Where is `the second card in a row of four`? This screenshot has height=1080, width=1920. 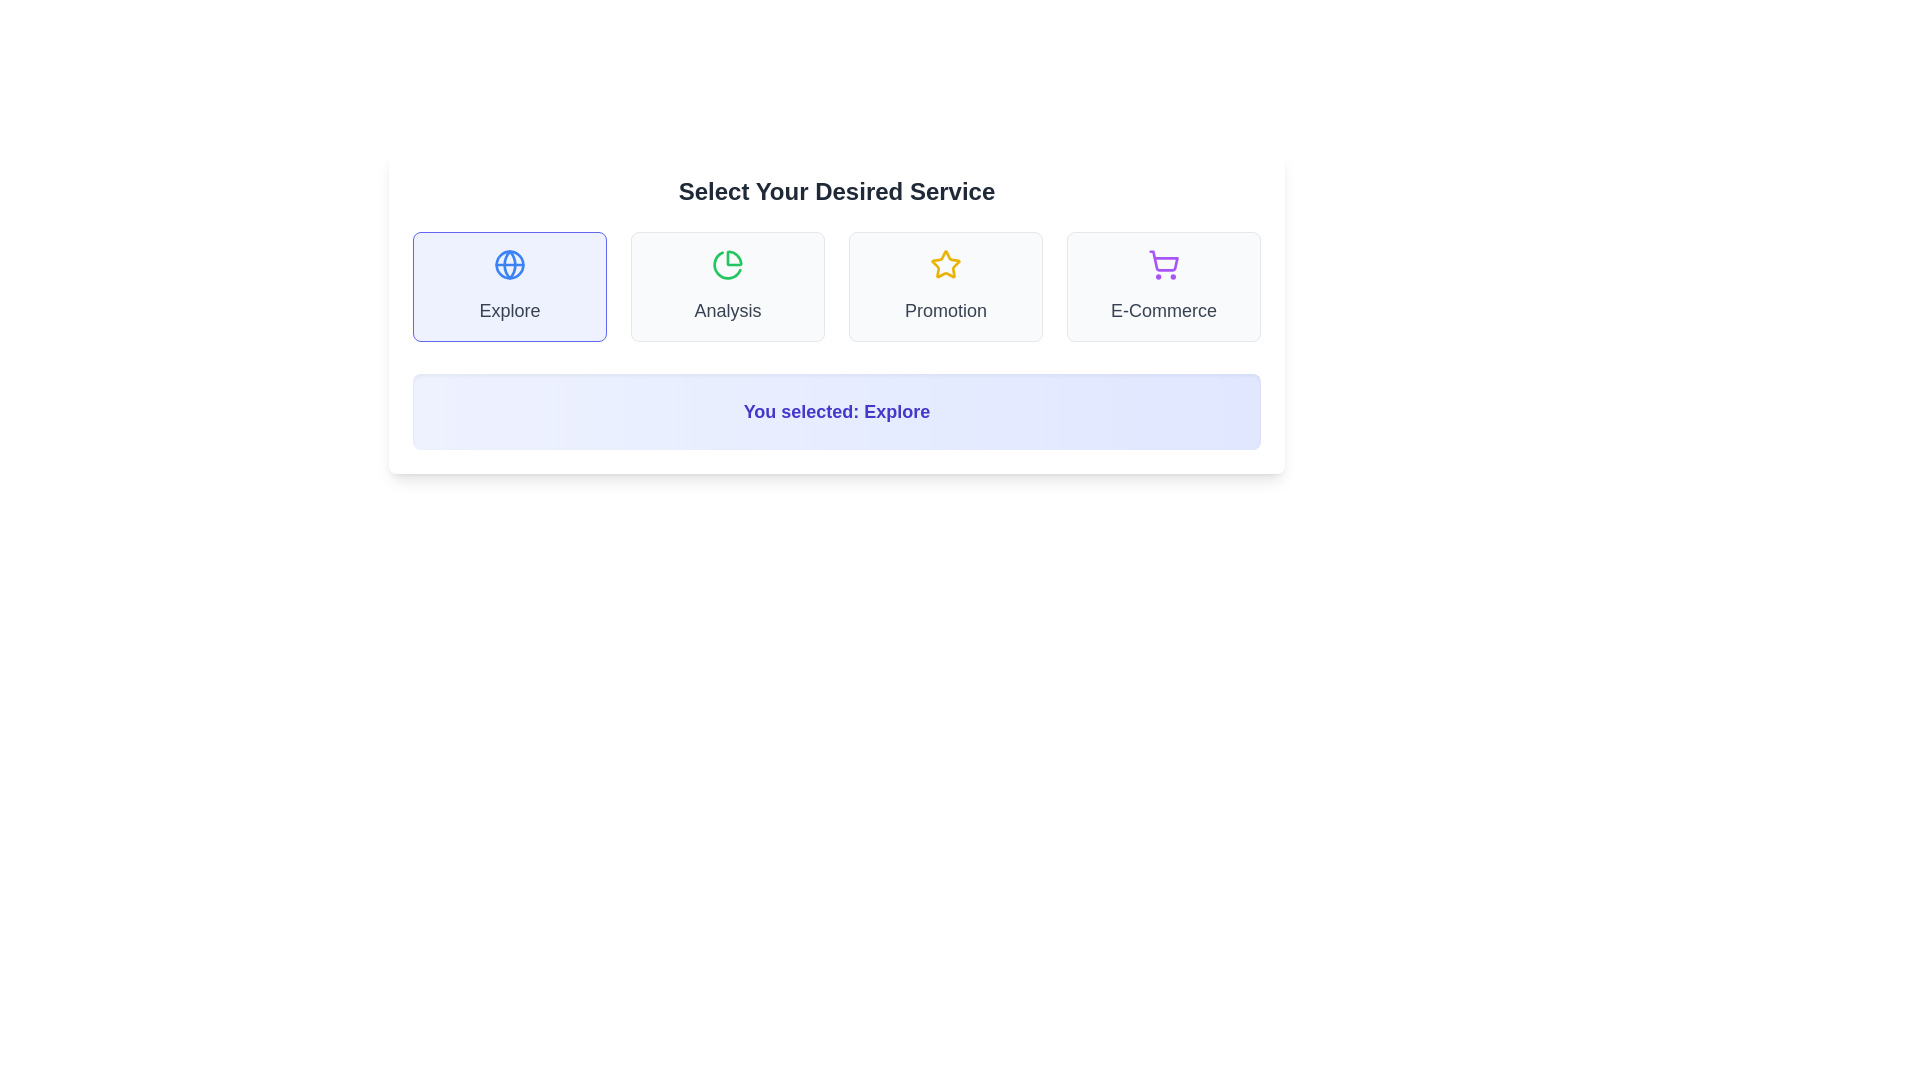
the second card in a row of four is located at coordinates (727, 286).